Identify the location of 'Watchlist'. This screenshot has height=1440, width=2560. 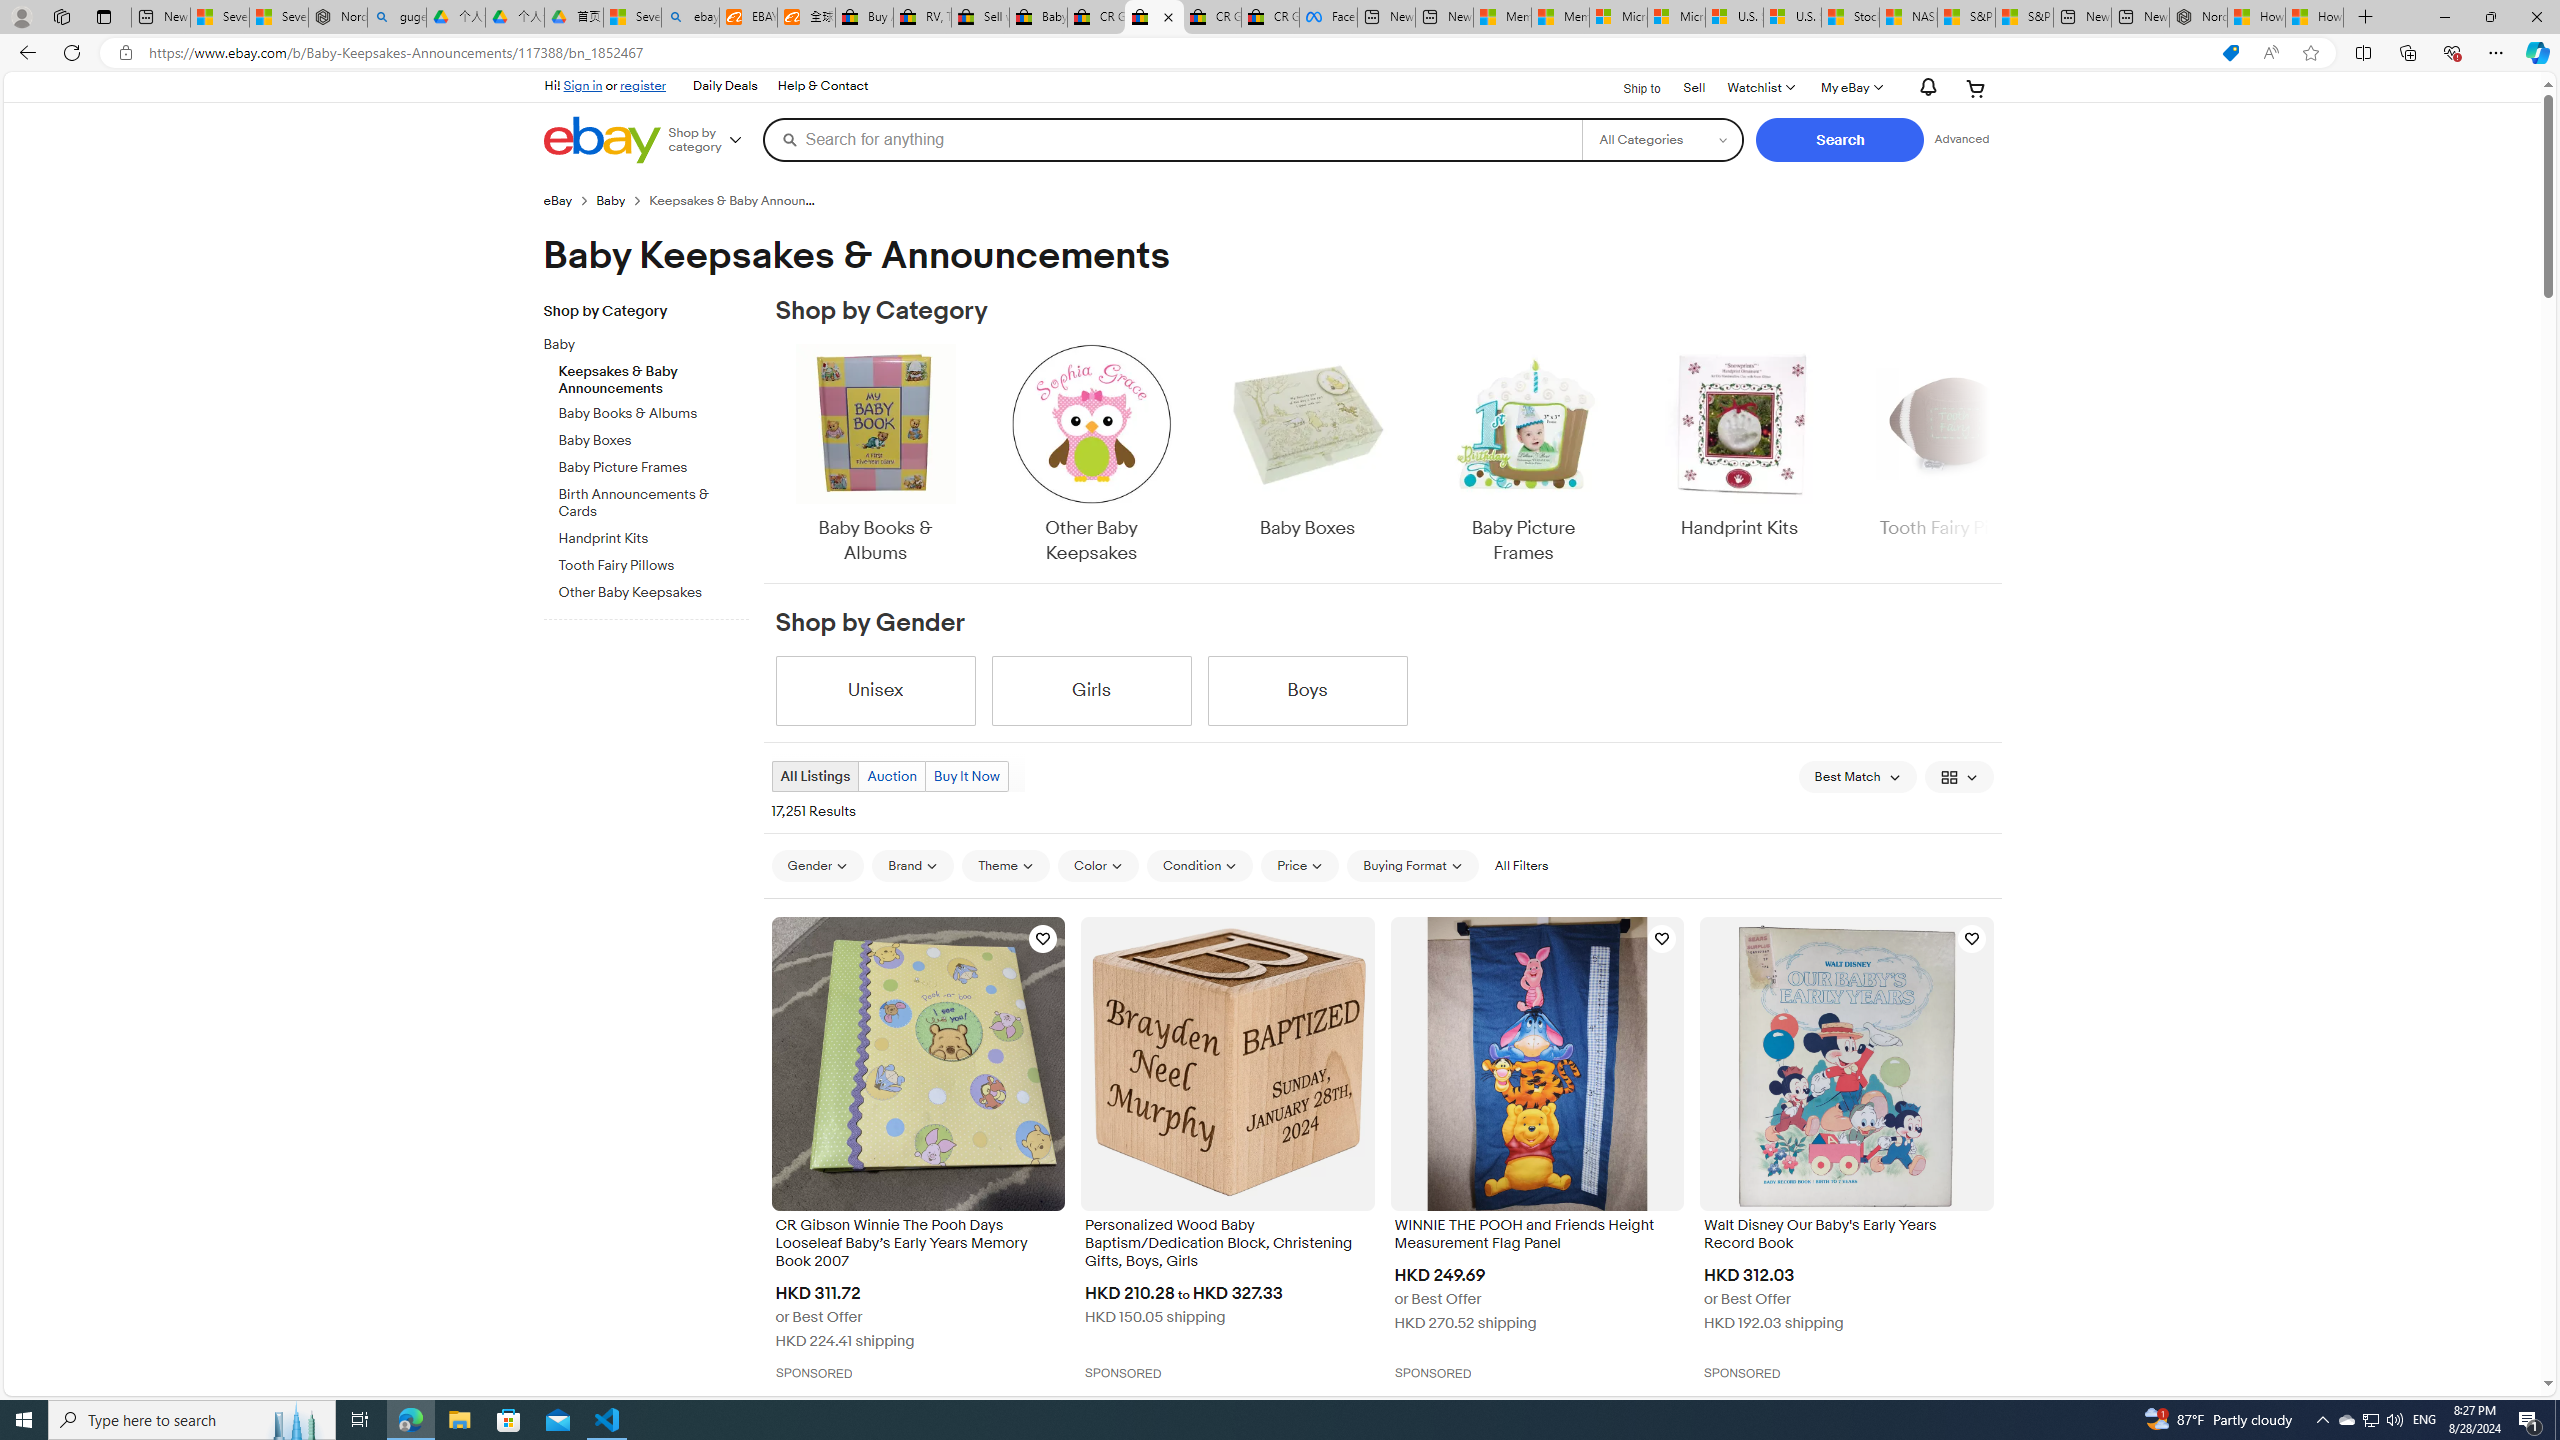
(1760, 87).